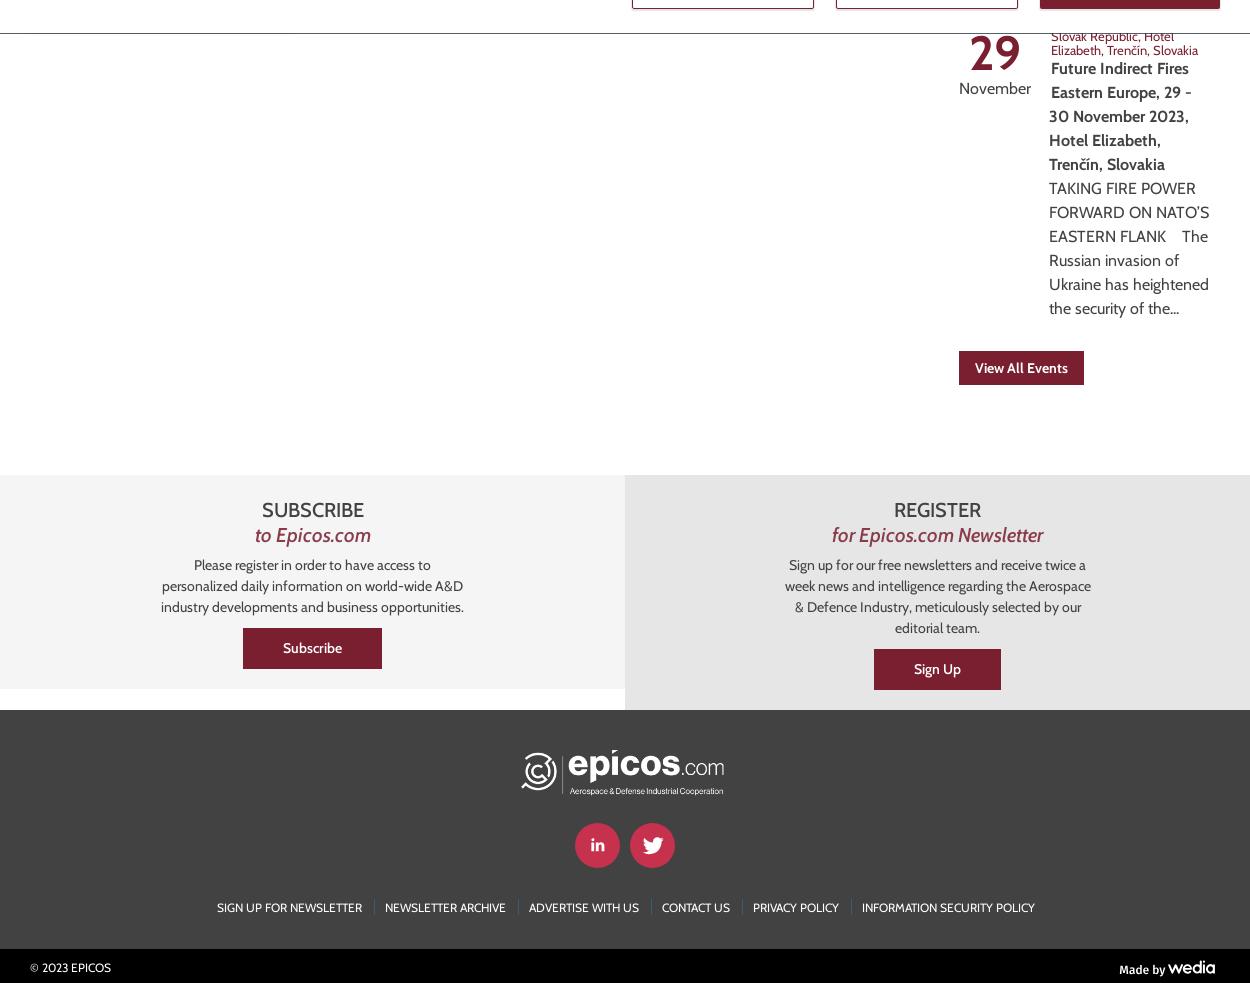 This screenshot has height=983, width=1250. I want to click on 'TAKING FIRE POWER FORWARD ON NATO’S EASTERN FLANK 
 
The Russian invasion of Ukraine has heightened the security of the...', so click(1129, 248).